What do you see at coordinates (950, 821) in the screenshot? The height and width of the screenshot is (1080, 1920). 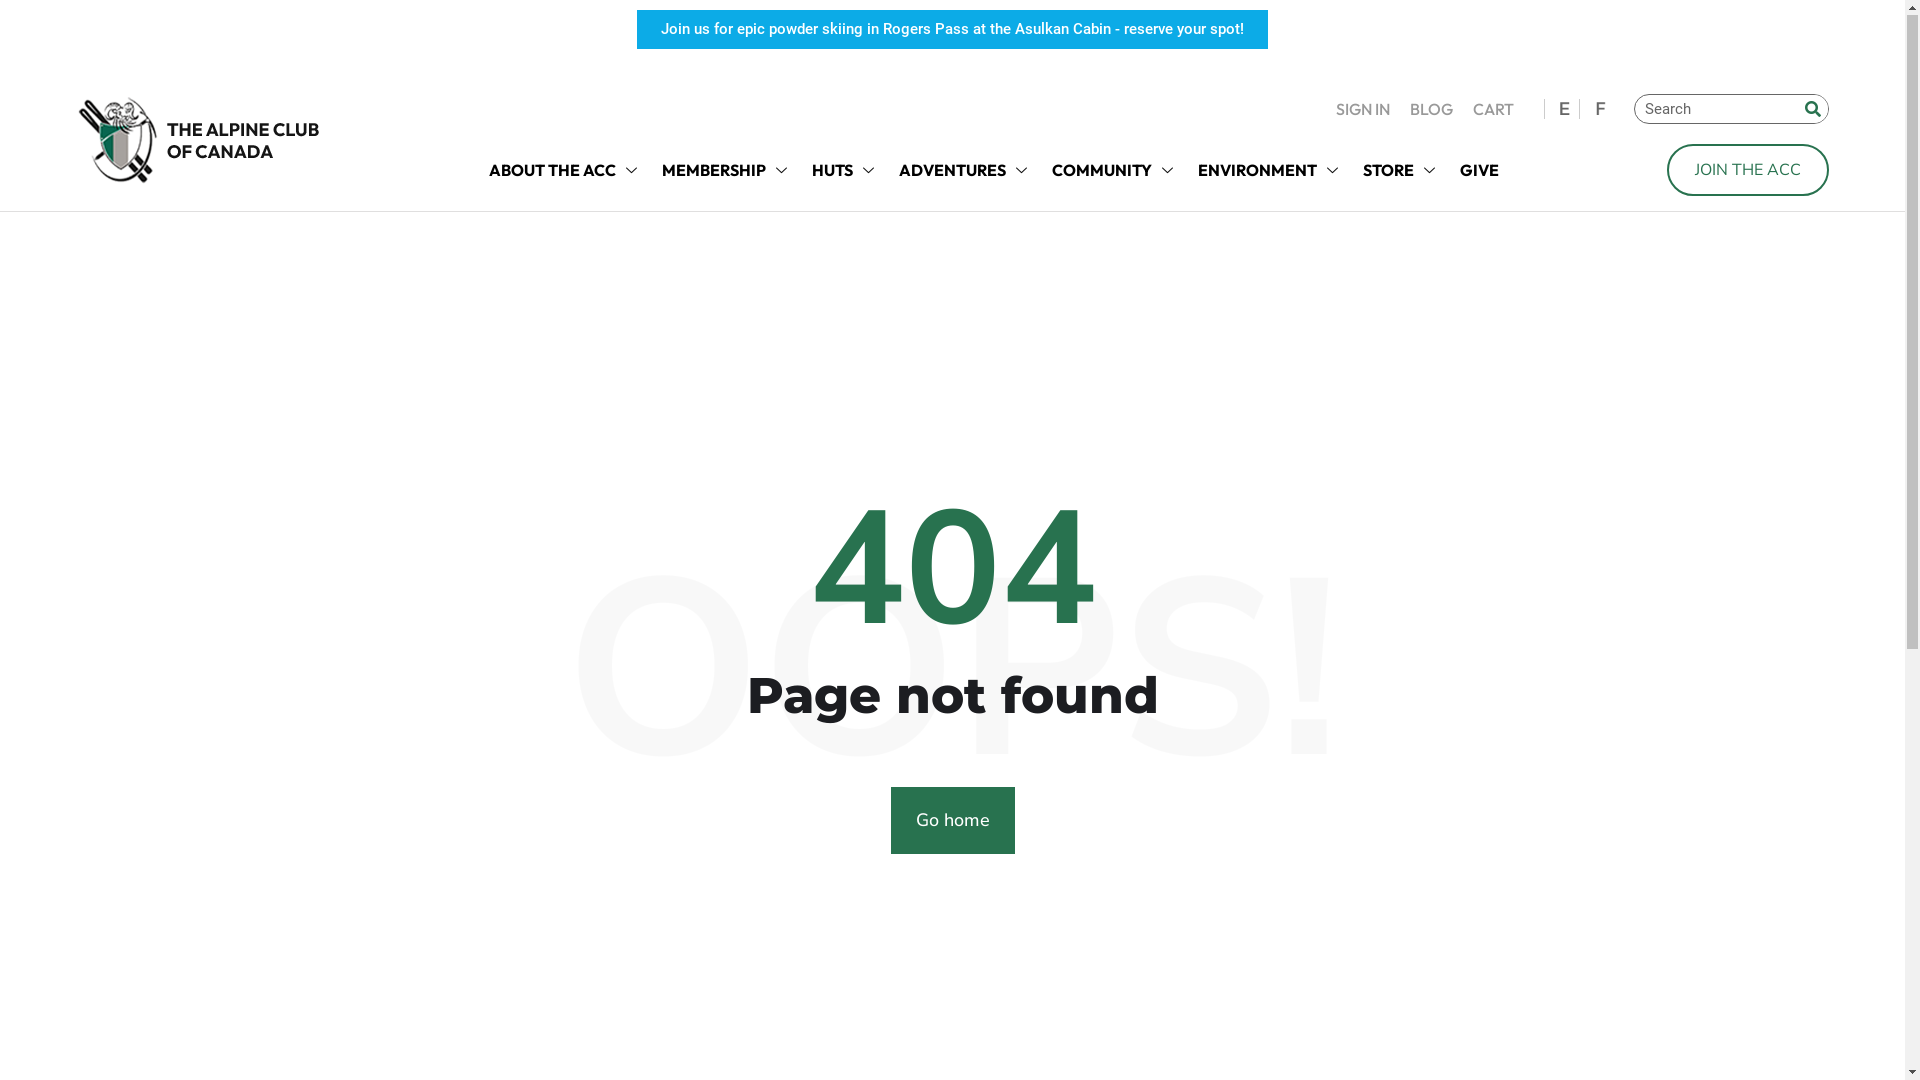 I see `'Go home'` at bounding box center [950, 821].